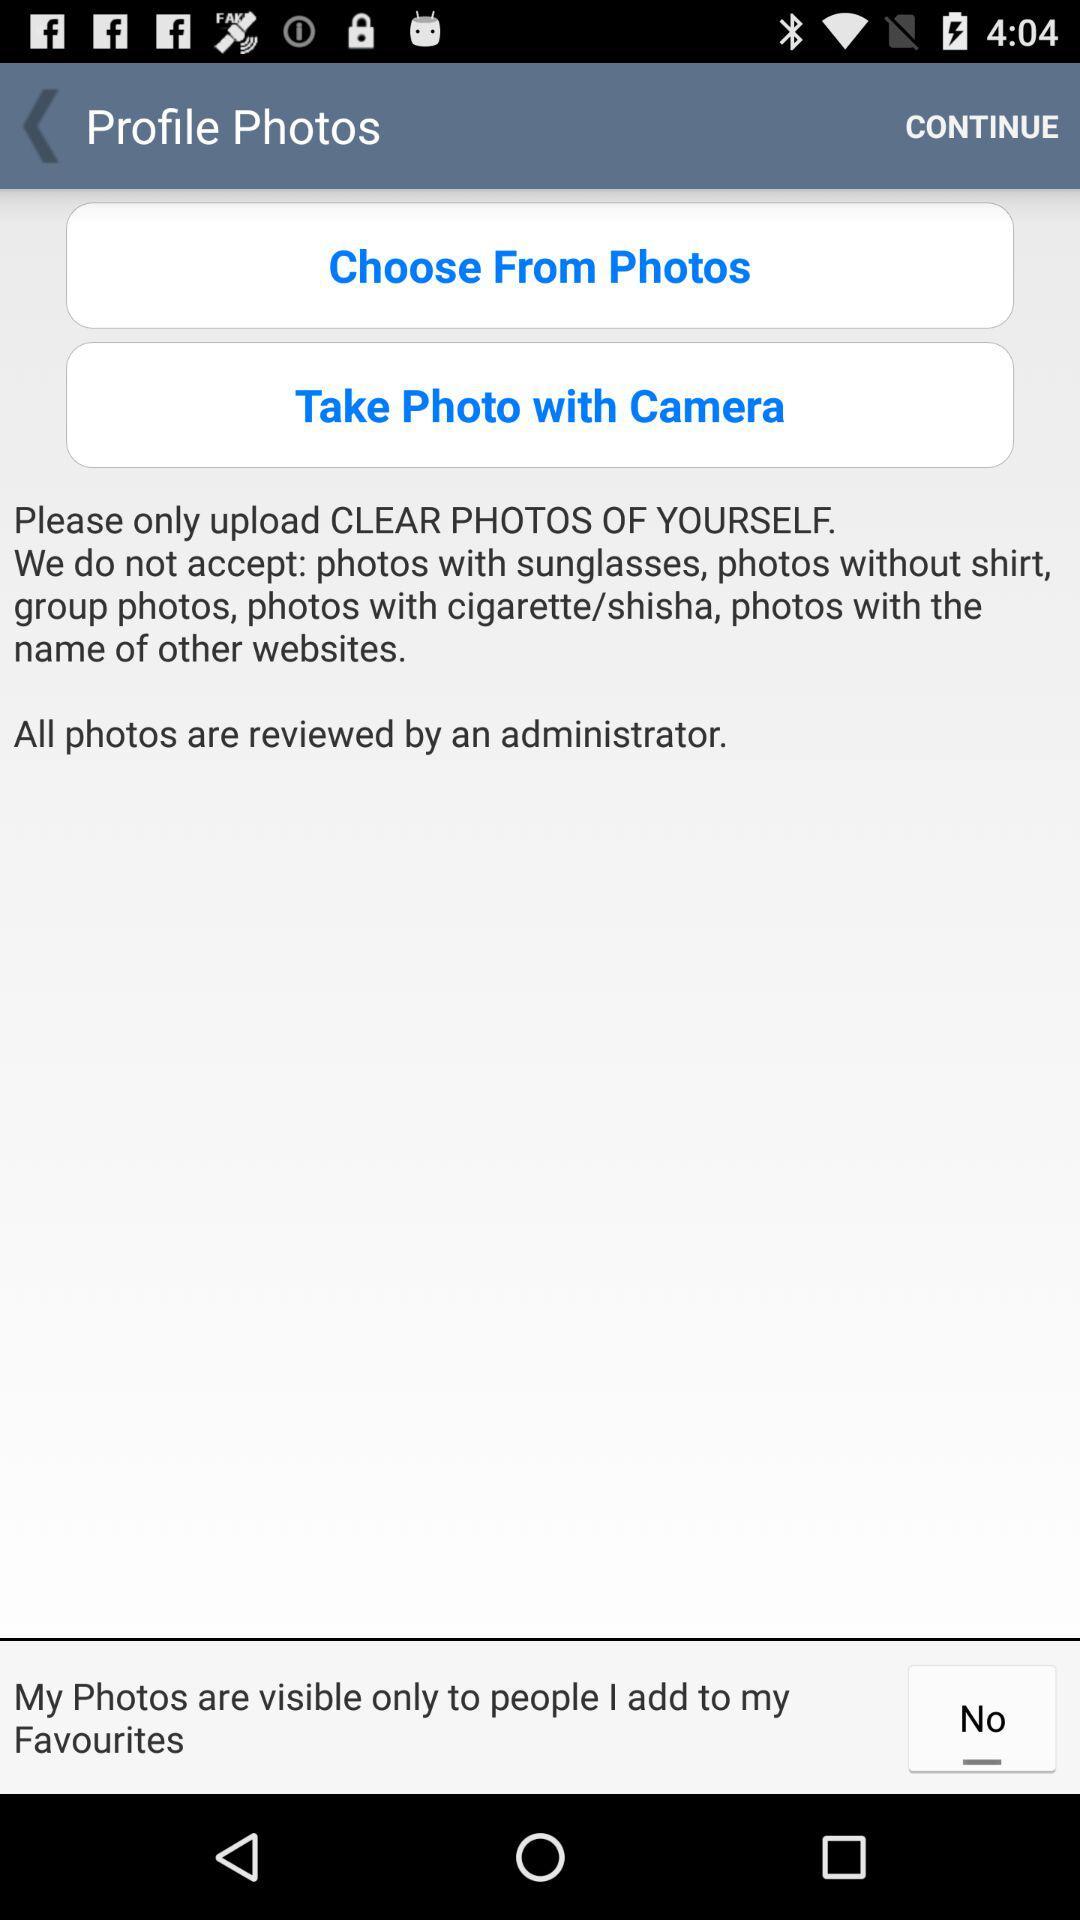  What do you see at coordinates (540, 264) in the screenshot?
I see `the choose from photos button` at bounding box center [540, 264].